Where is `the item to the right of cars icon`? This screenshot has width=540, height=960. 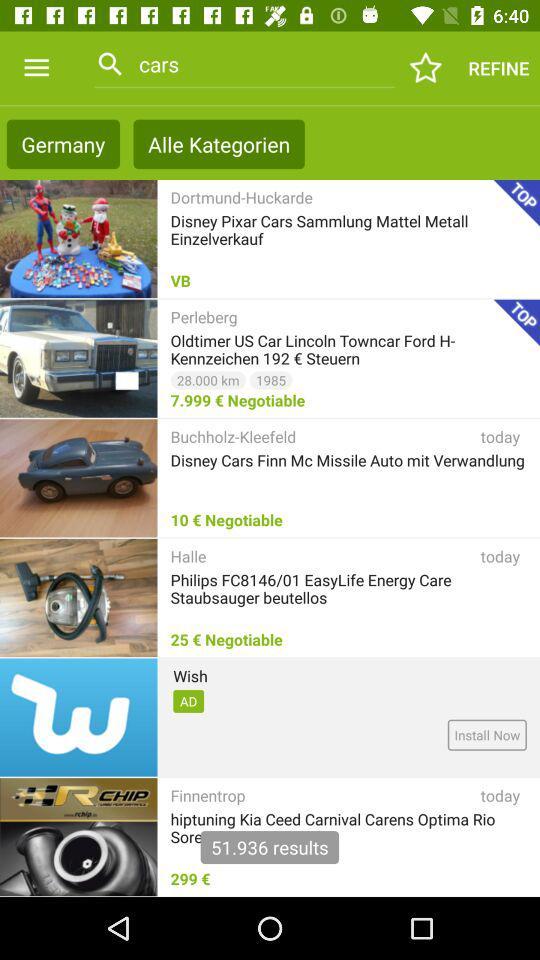
the item to the right of cars icon is located at coordinates (425, 68).